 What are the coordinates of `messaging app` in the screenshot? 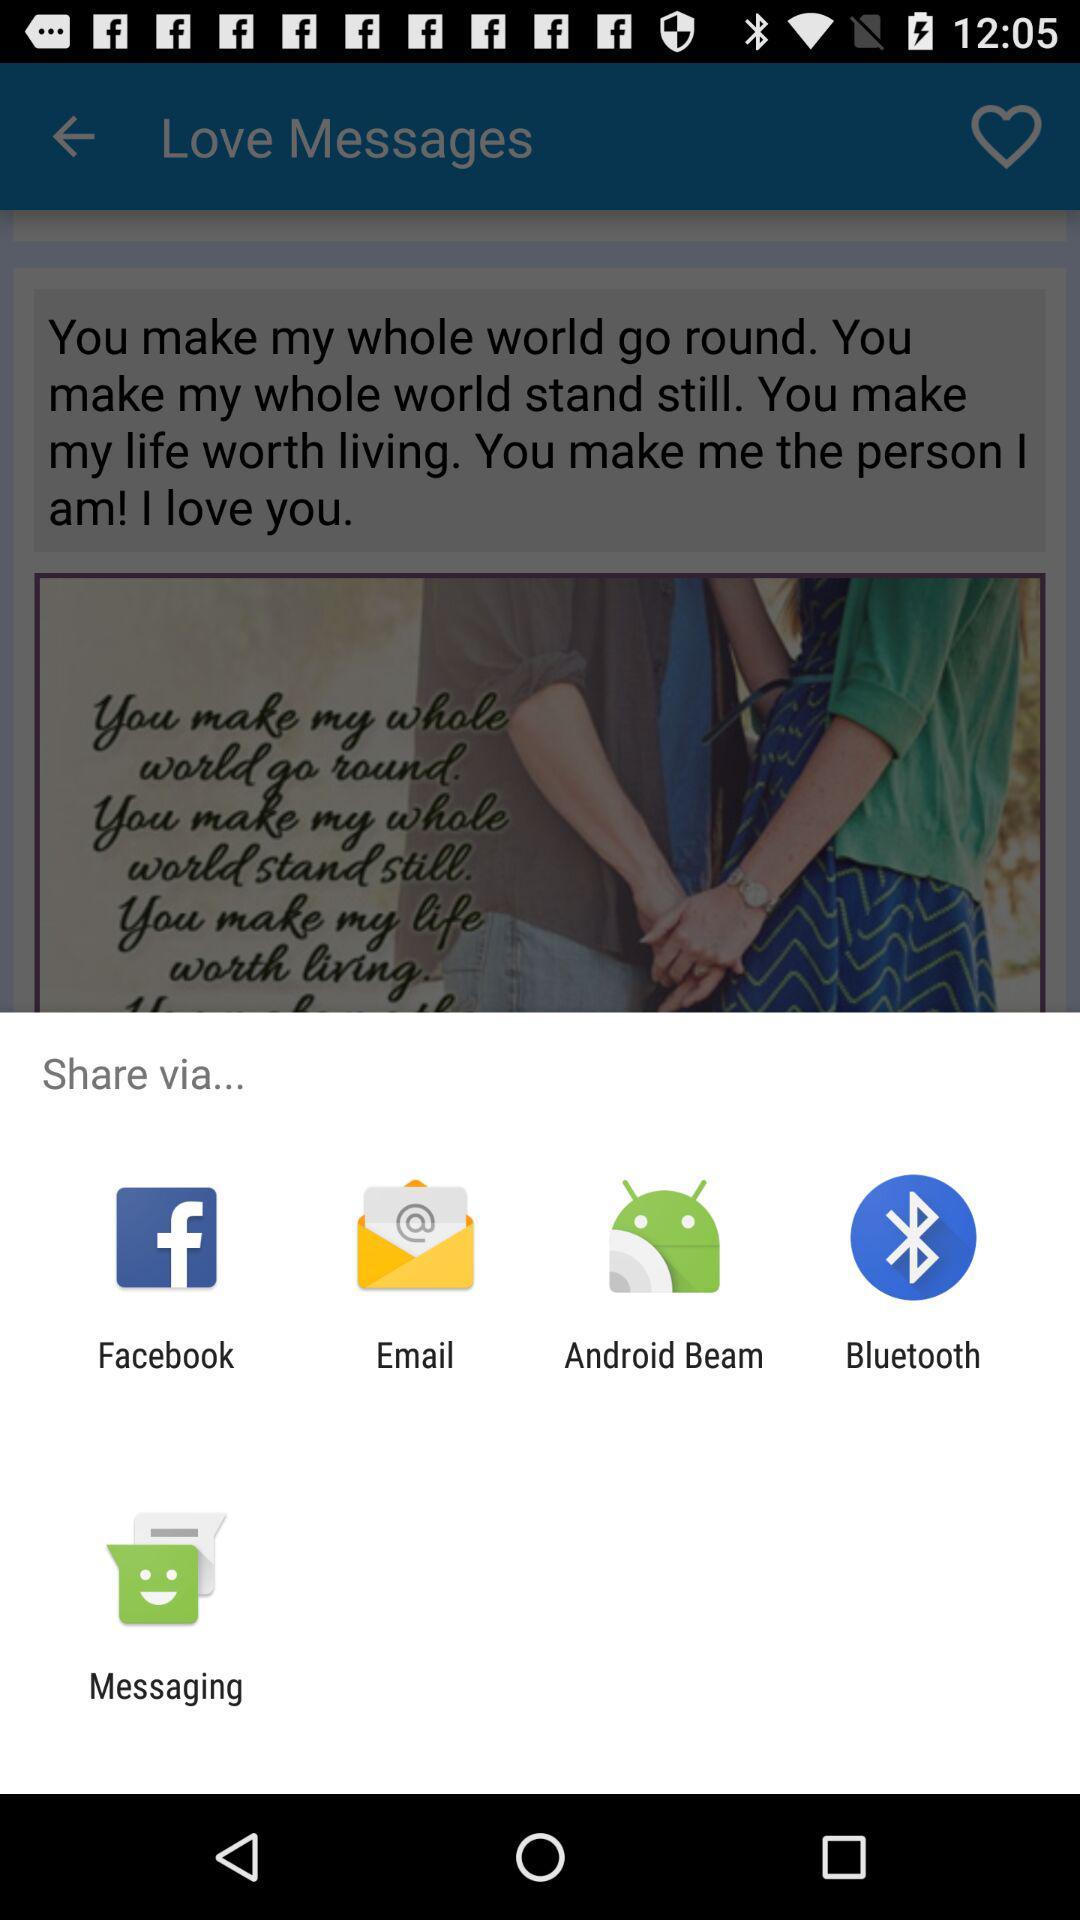 It's located at (165, 1705).